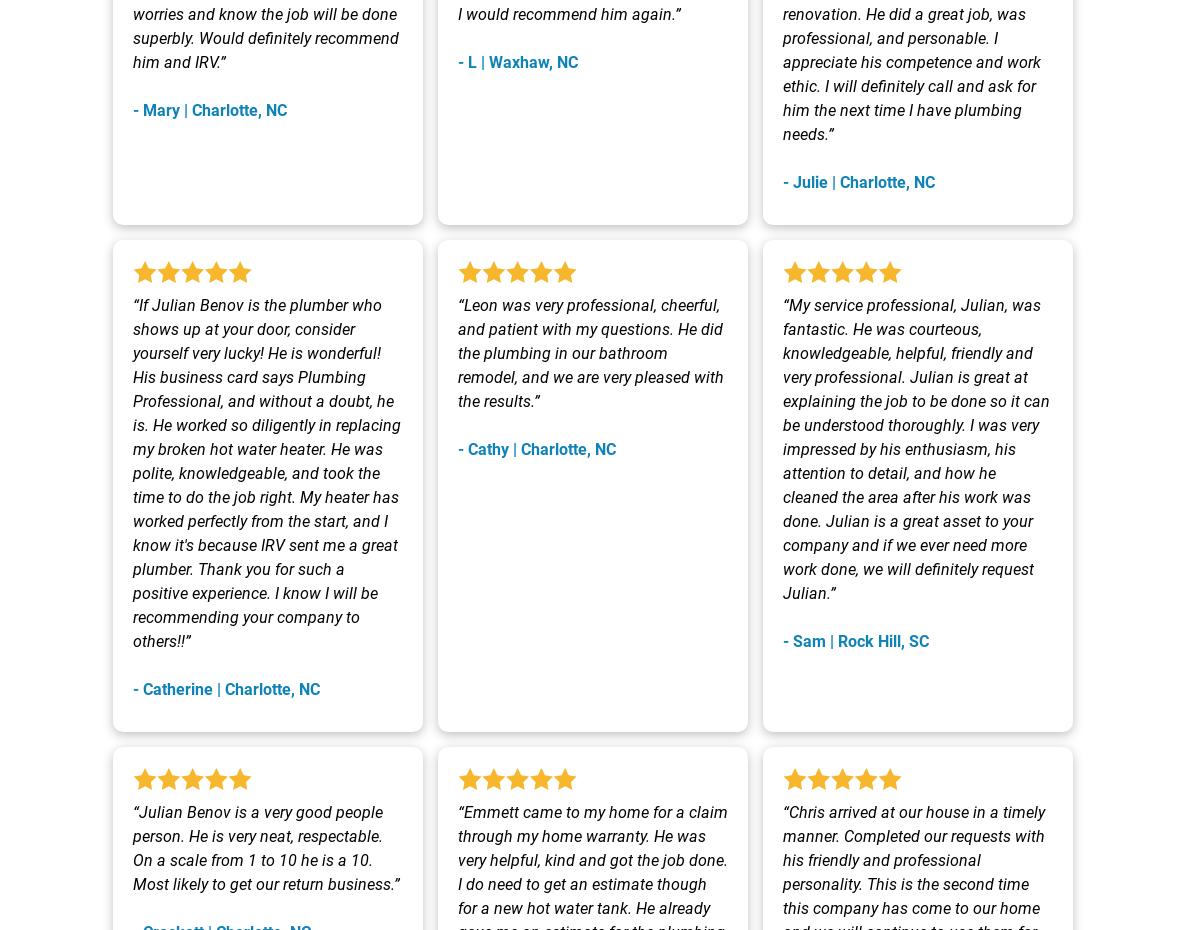  What do you see at coordinates (226, 688) in the screenshot?
I see `'- Catherine | Charlotte, NC'` at bounding box center [226, 688].